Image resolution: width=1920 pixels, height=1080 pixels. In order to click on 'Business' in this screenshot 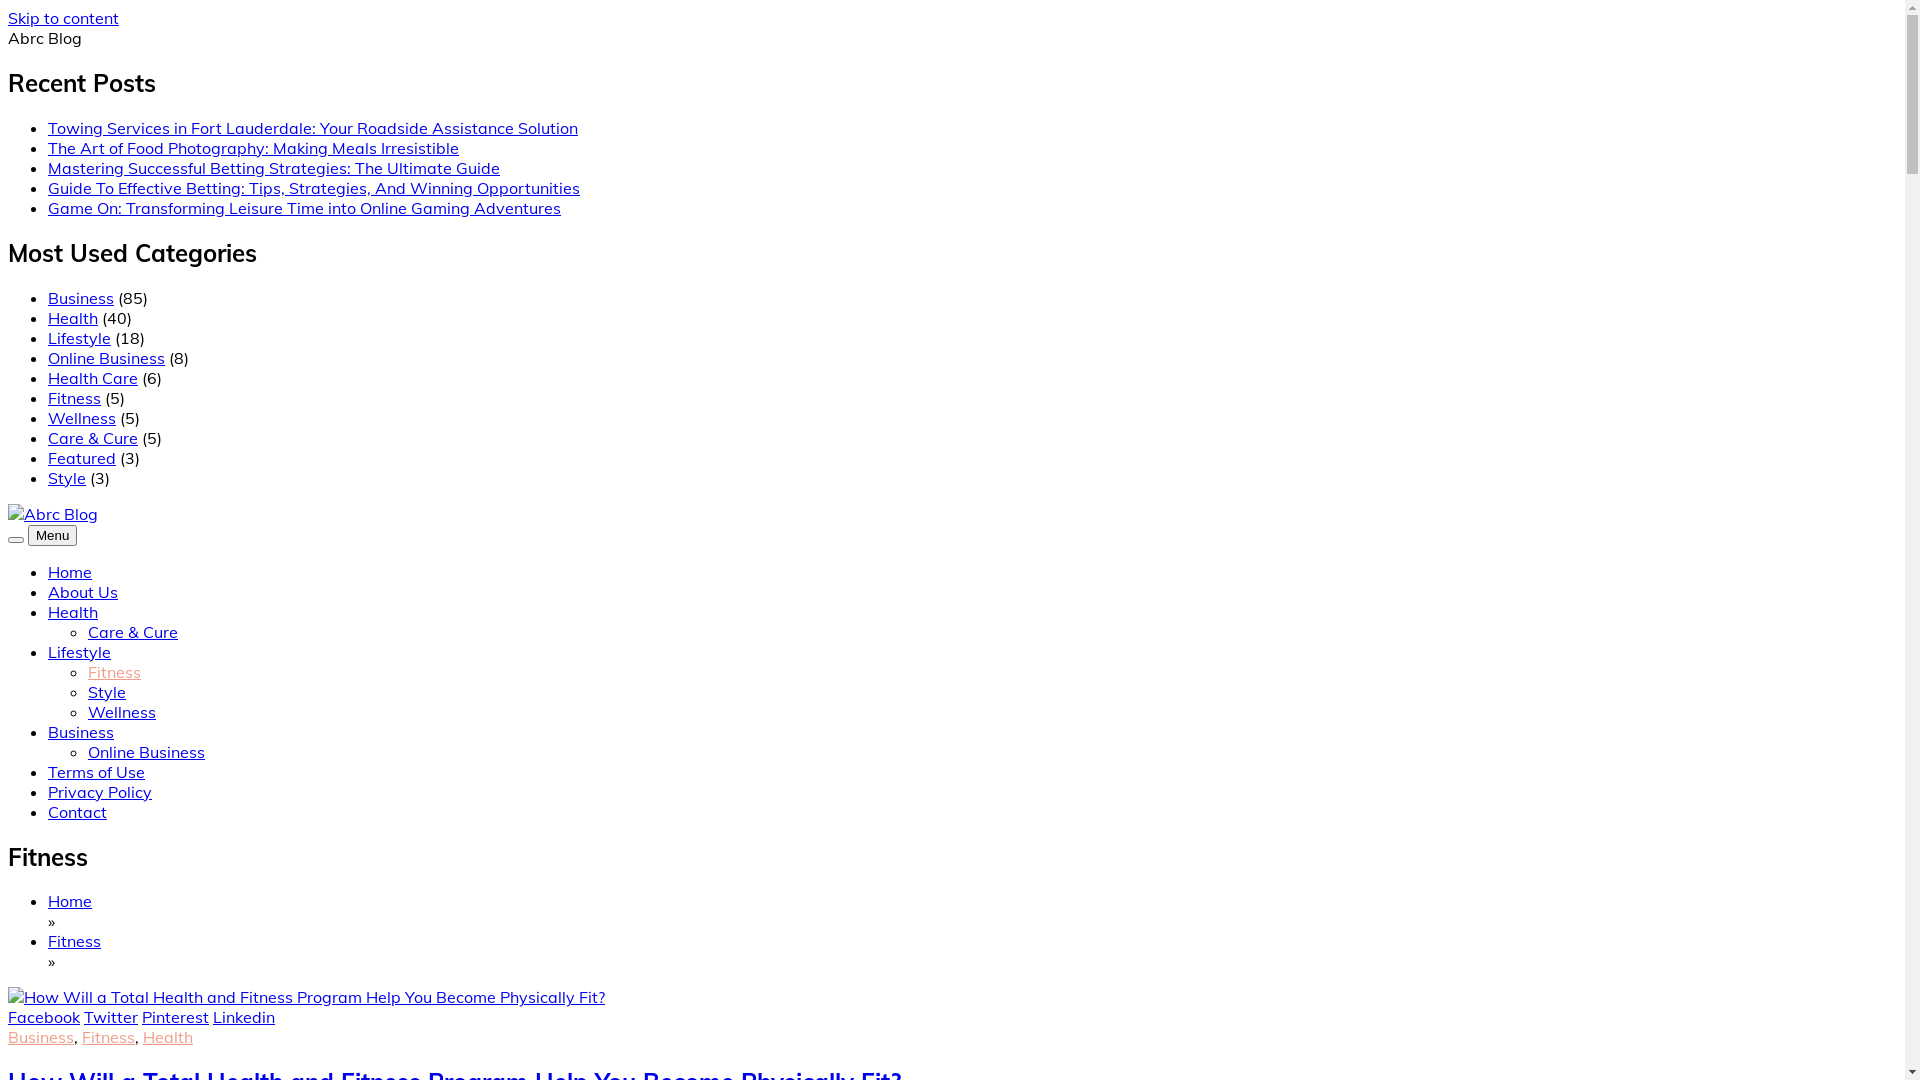, I will do `click(80, 732)`.